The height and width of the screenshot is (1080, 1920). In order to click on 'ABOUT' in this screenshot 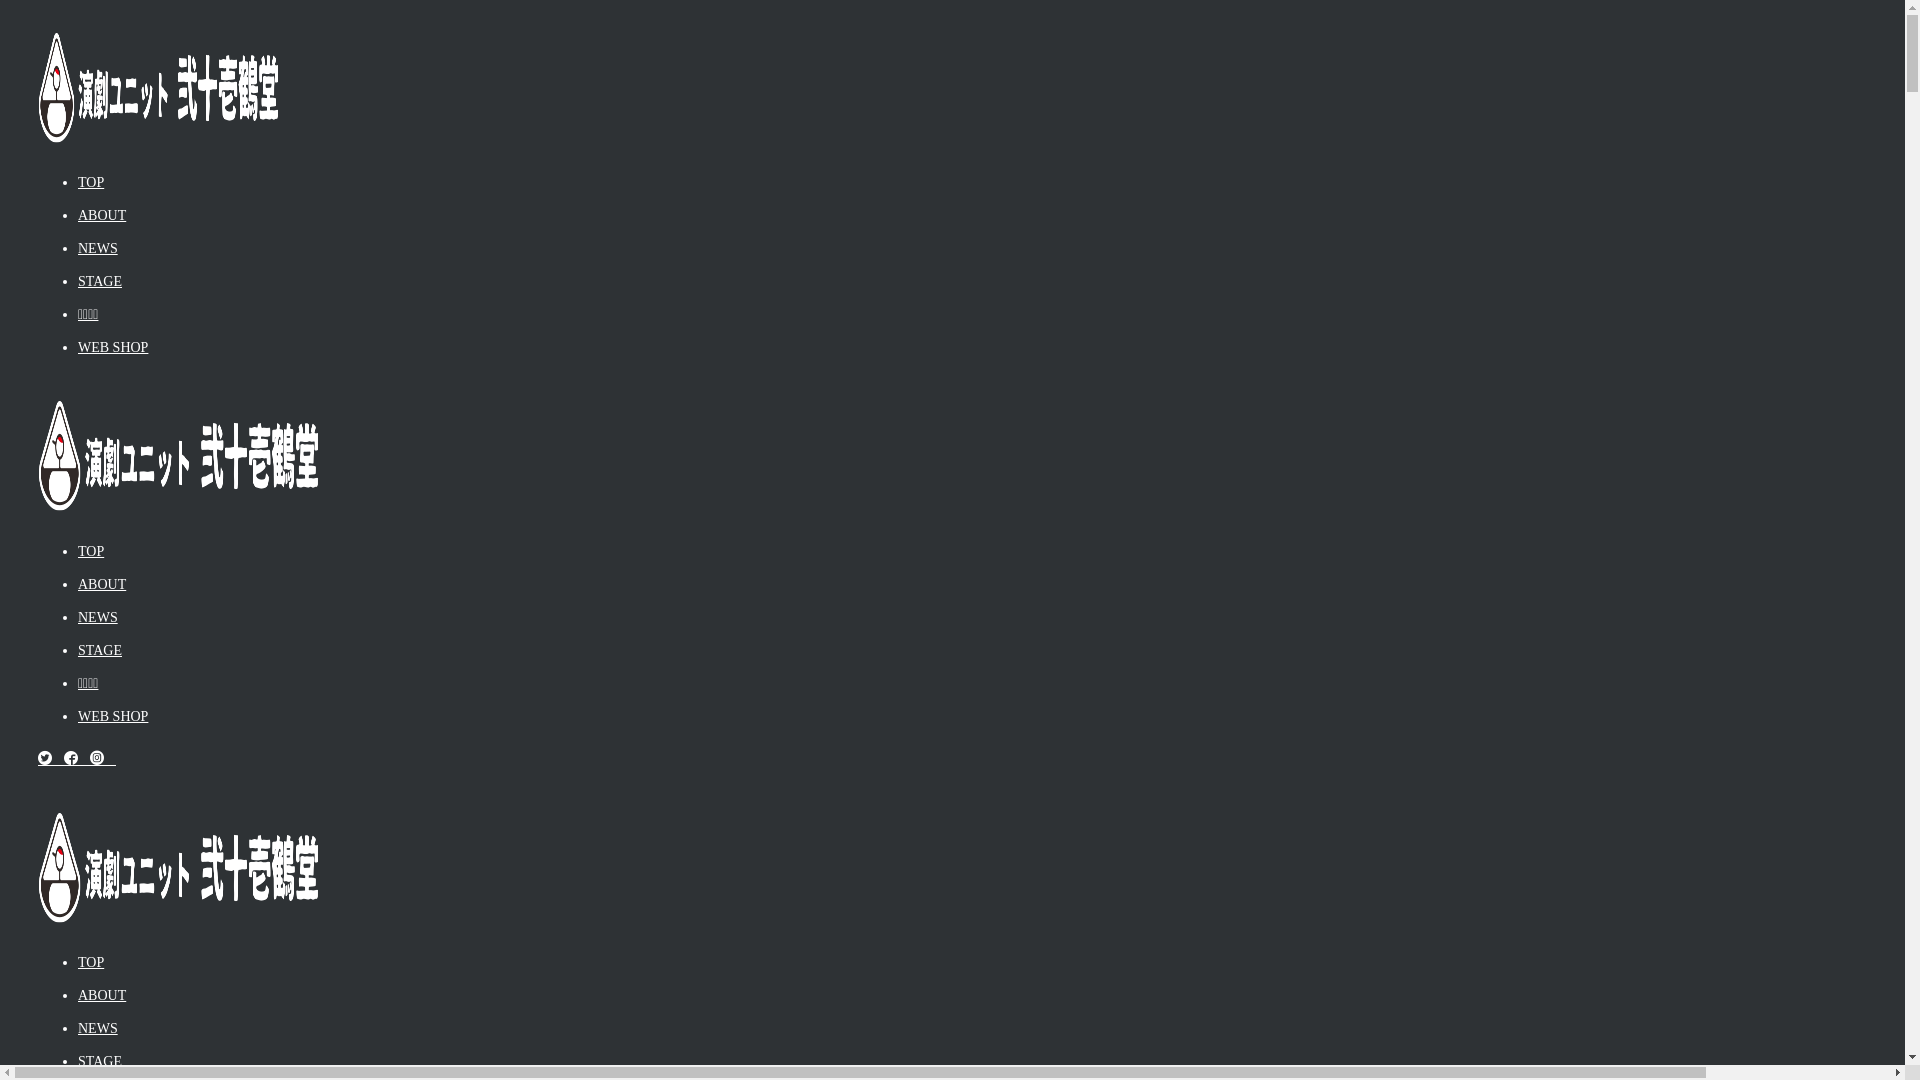, I will do `click(100, 583)`.